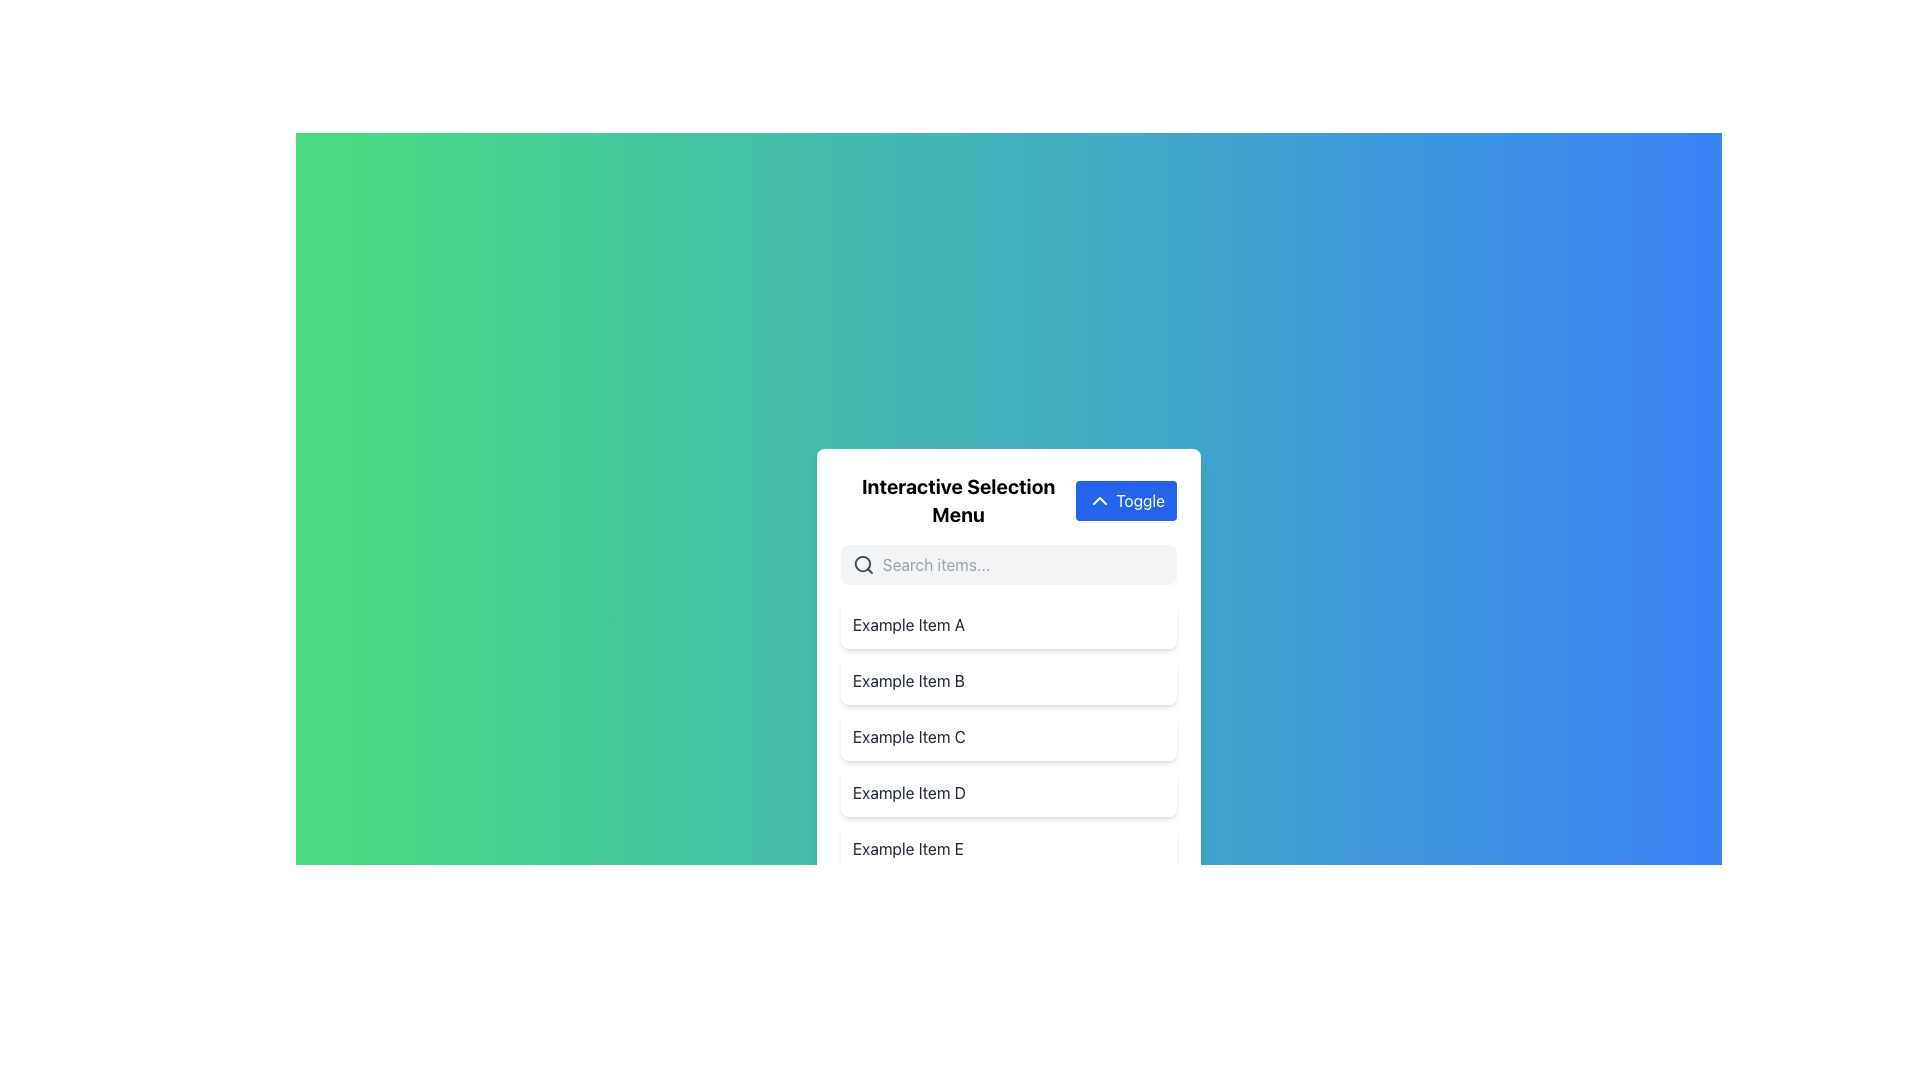 This screenshot has height=1080, width=1920. I want to click on to select the second list item in the menu, which is located directly below 'Example Item A' and above 'Example Item C', so click(1008, 680).